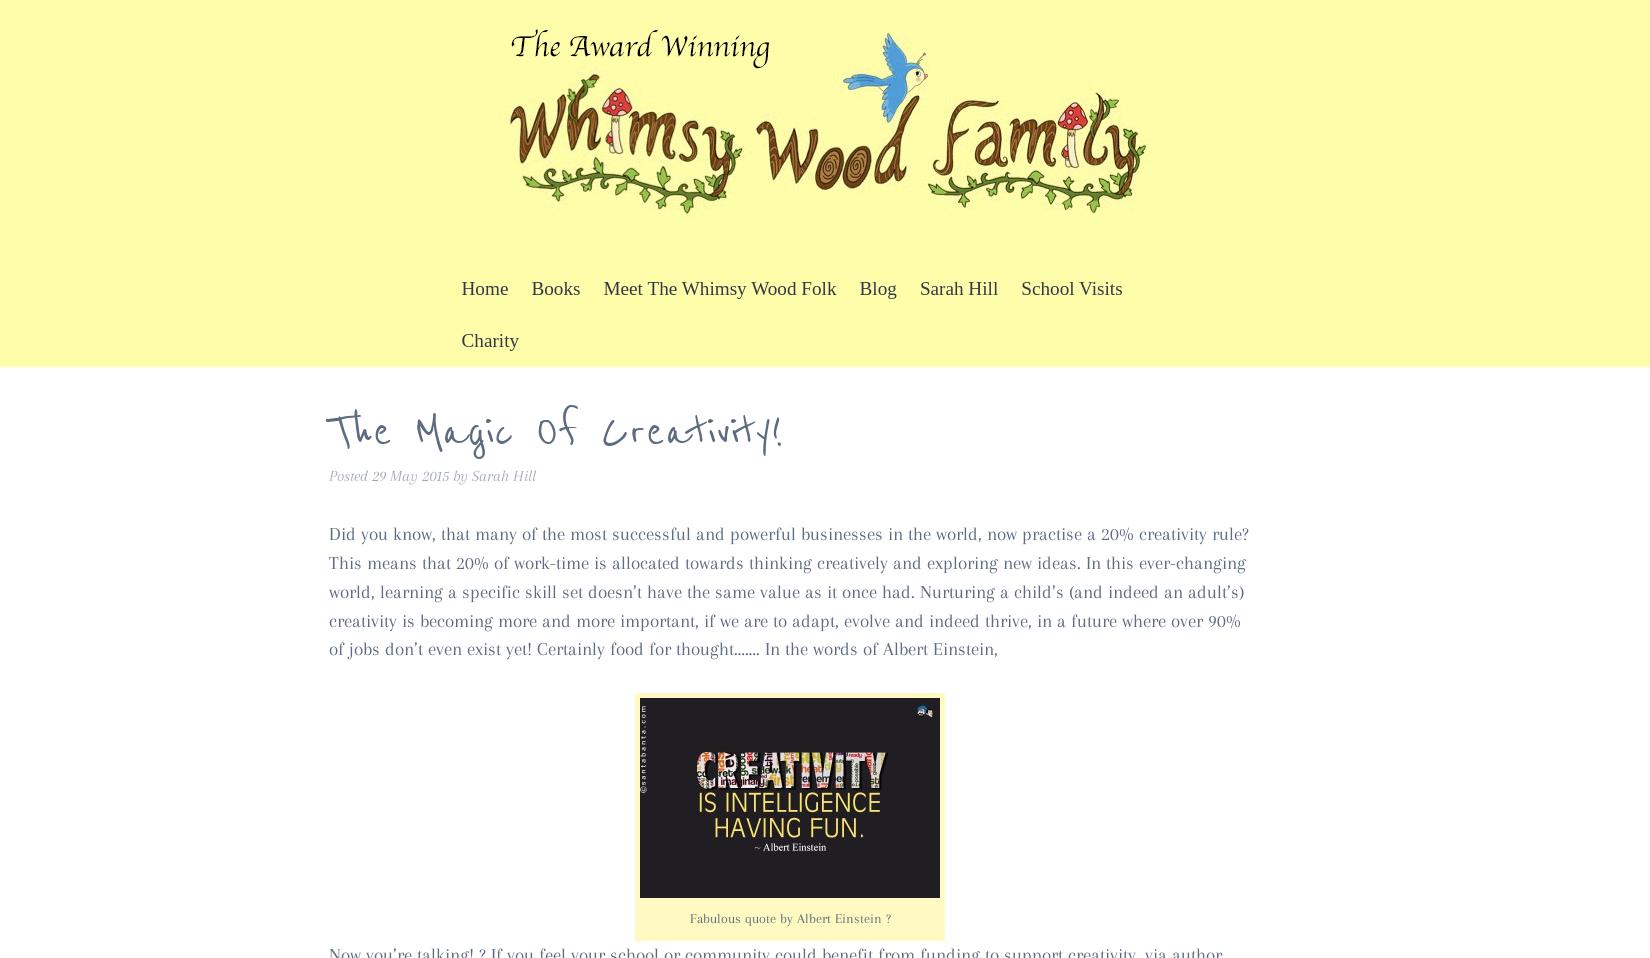 The width and height of the screenshot is (1650, 958). What do you see at coordinates (460, 338) in the screenshot?
I see `'Charity'` at bounding box center [460, 338].